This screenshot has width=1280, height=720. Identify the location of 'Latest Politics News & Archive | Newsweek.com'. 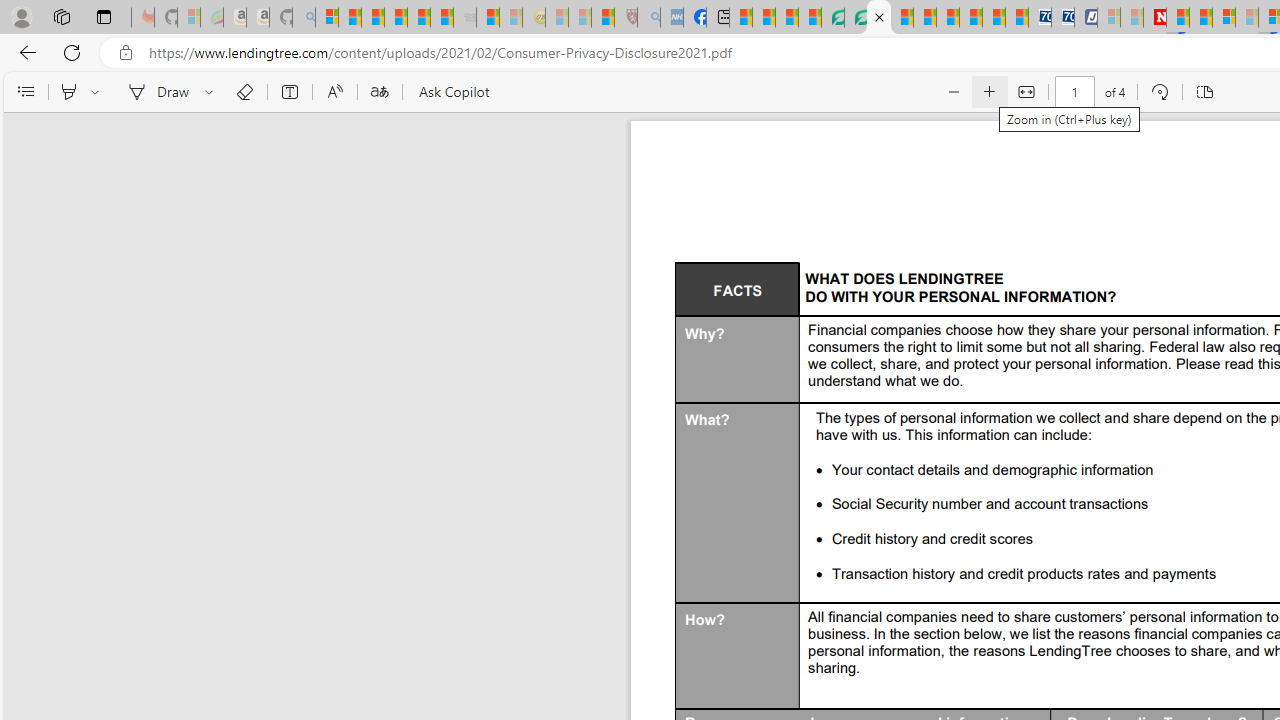
(1155, 17).